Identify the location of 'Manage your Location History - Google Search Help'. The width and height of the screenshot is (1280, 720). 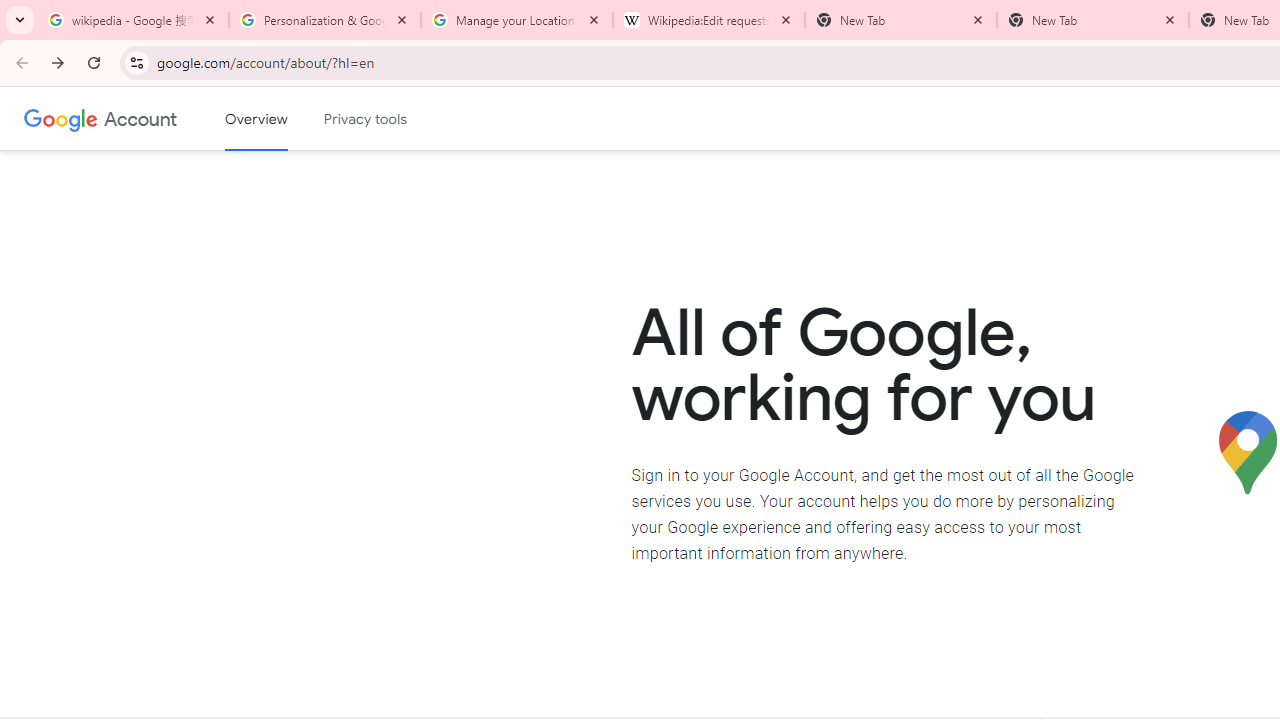
(517, 20).